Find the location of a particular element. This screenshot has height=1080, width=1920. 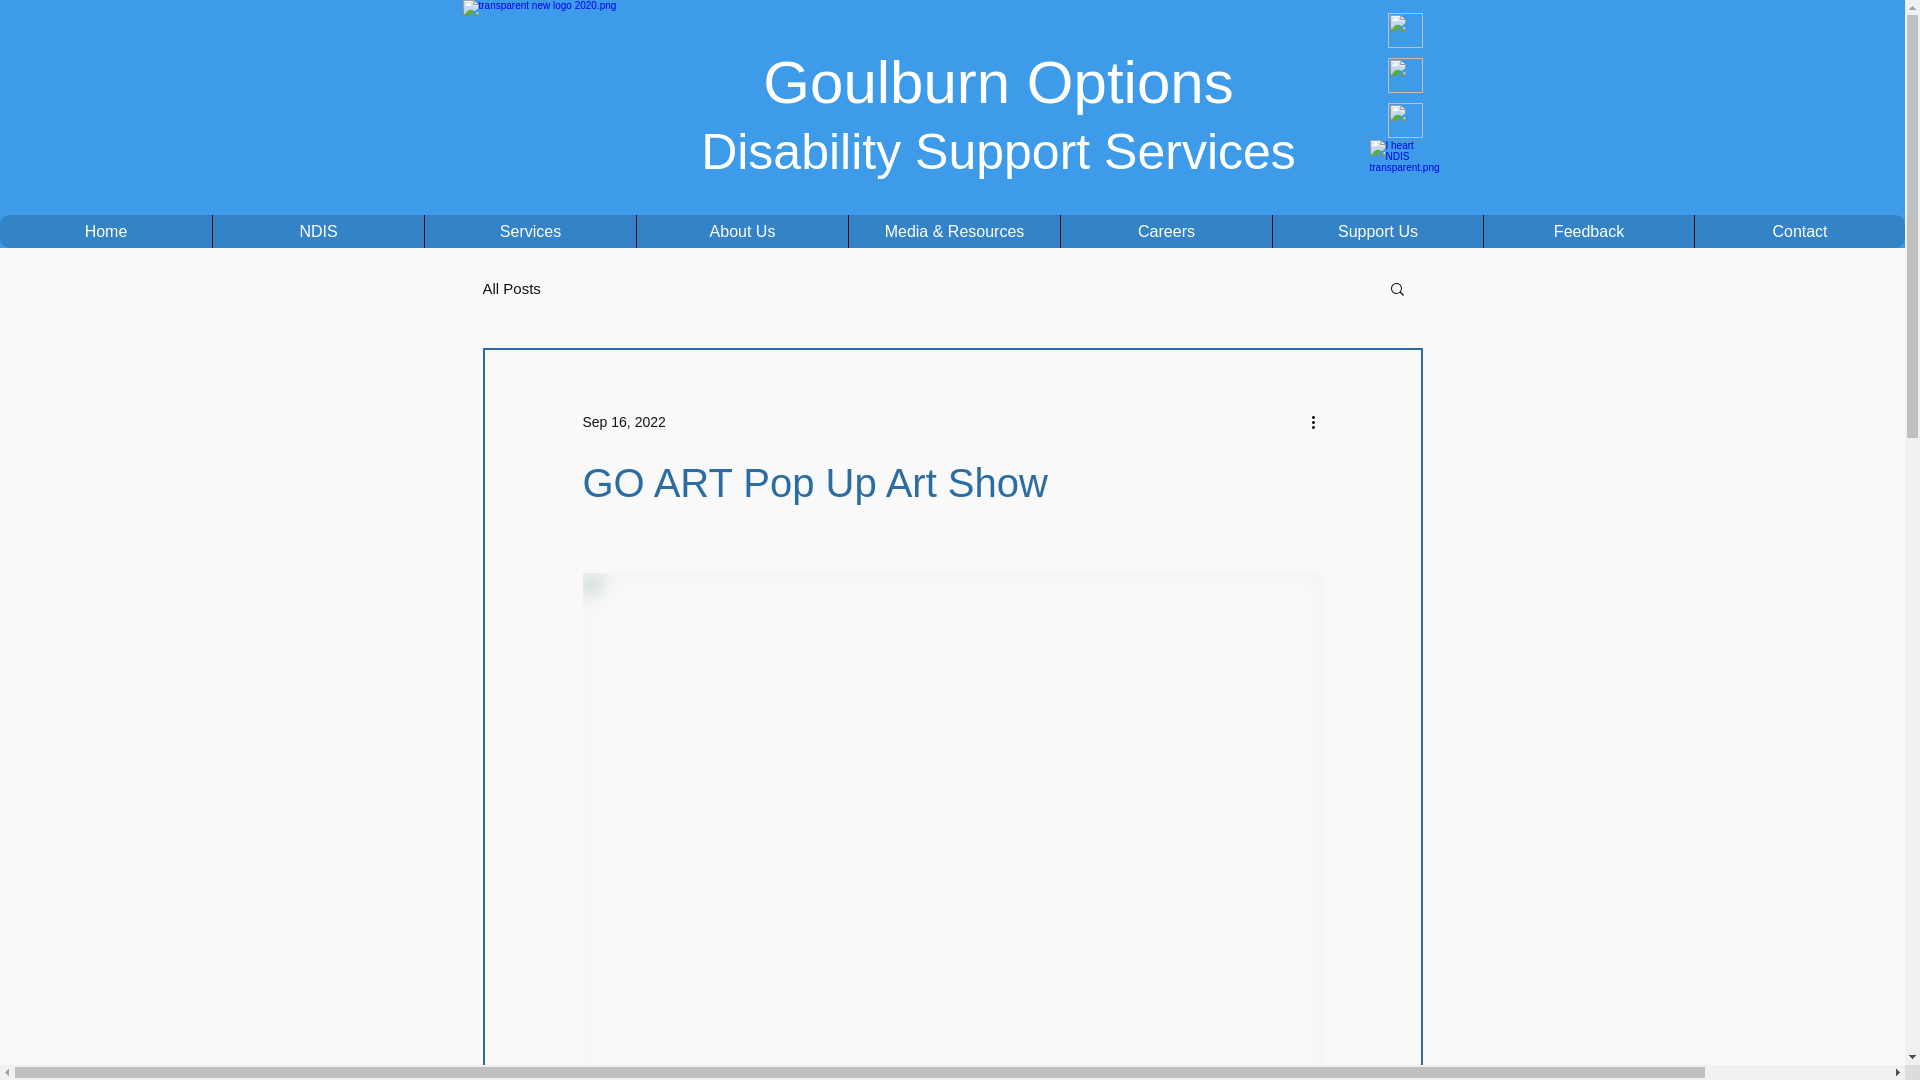

'Support Us' is located at coordinates (1376, 230).